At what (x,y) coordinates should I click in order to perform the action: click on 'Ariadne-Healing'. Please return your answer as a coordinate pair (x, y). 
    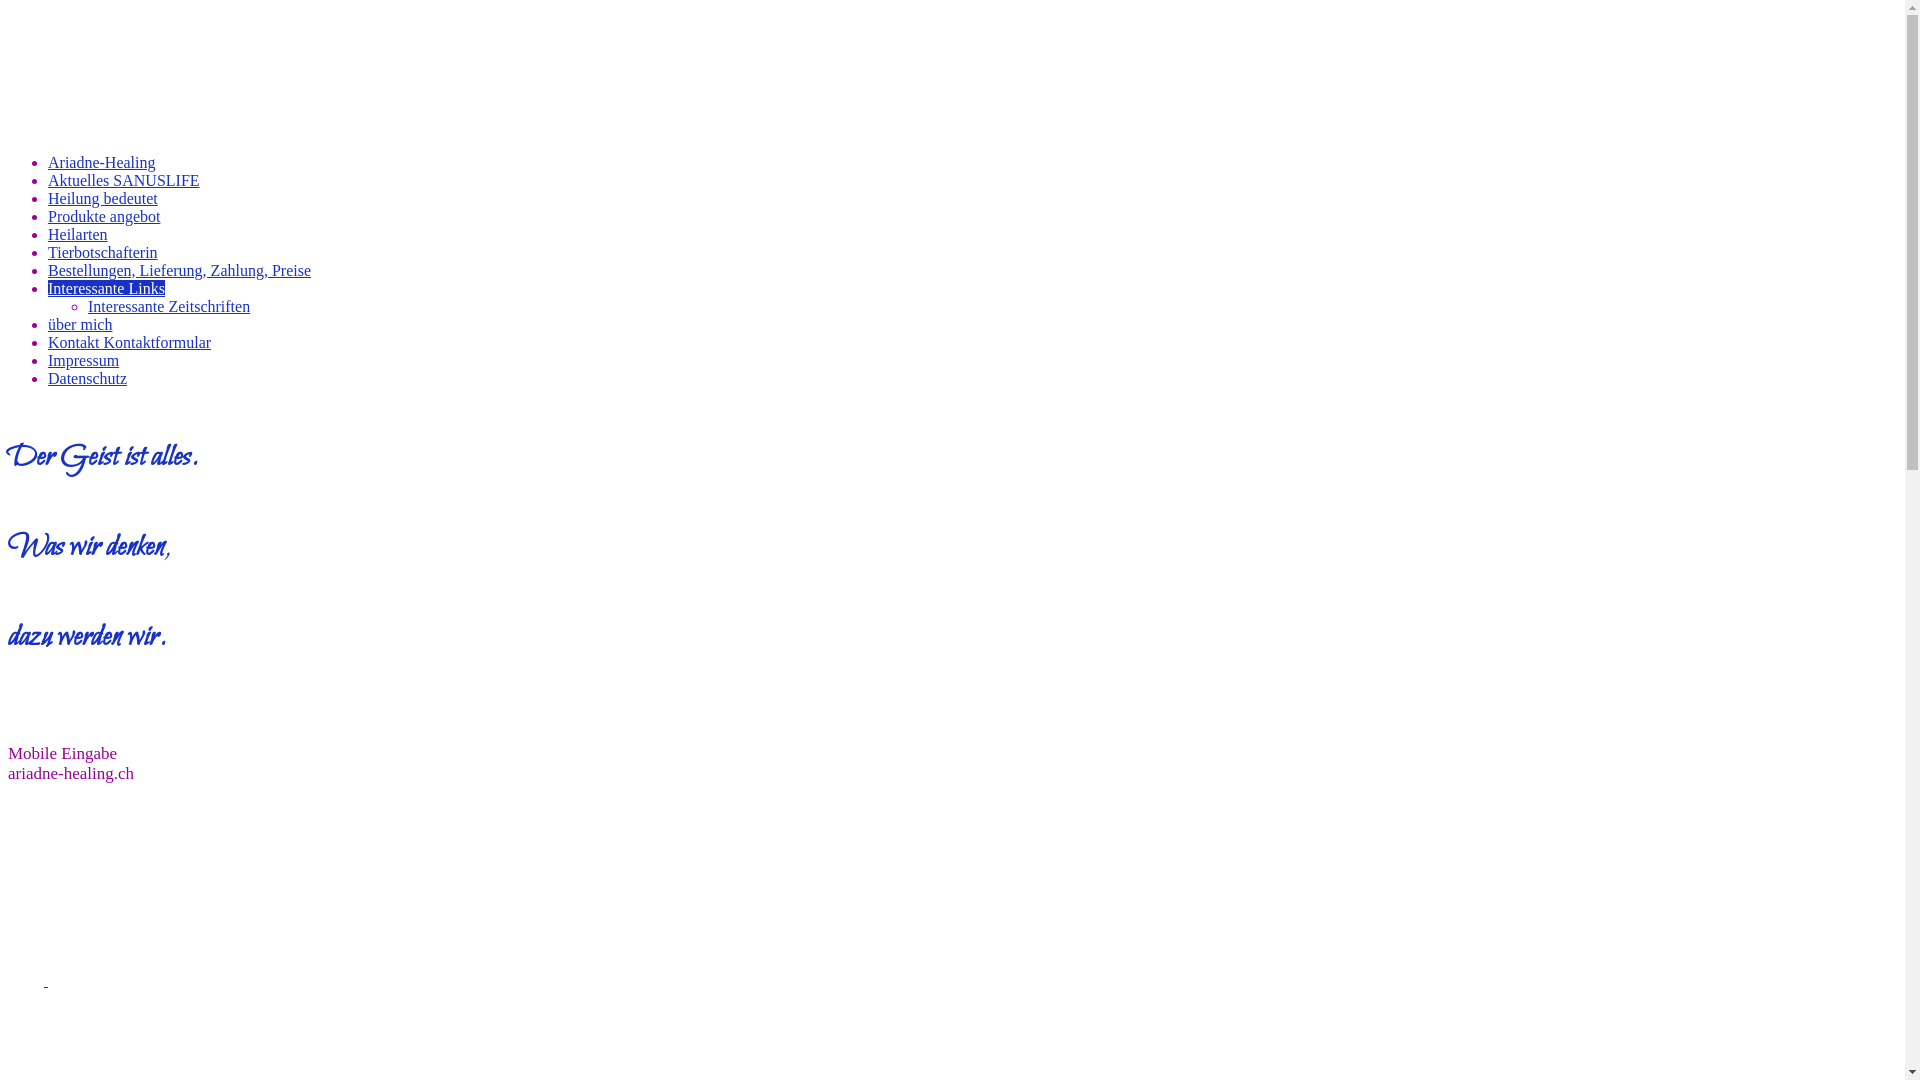
    Looking at the image, I should click on (48, 161).